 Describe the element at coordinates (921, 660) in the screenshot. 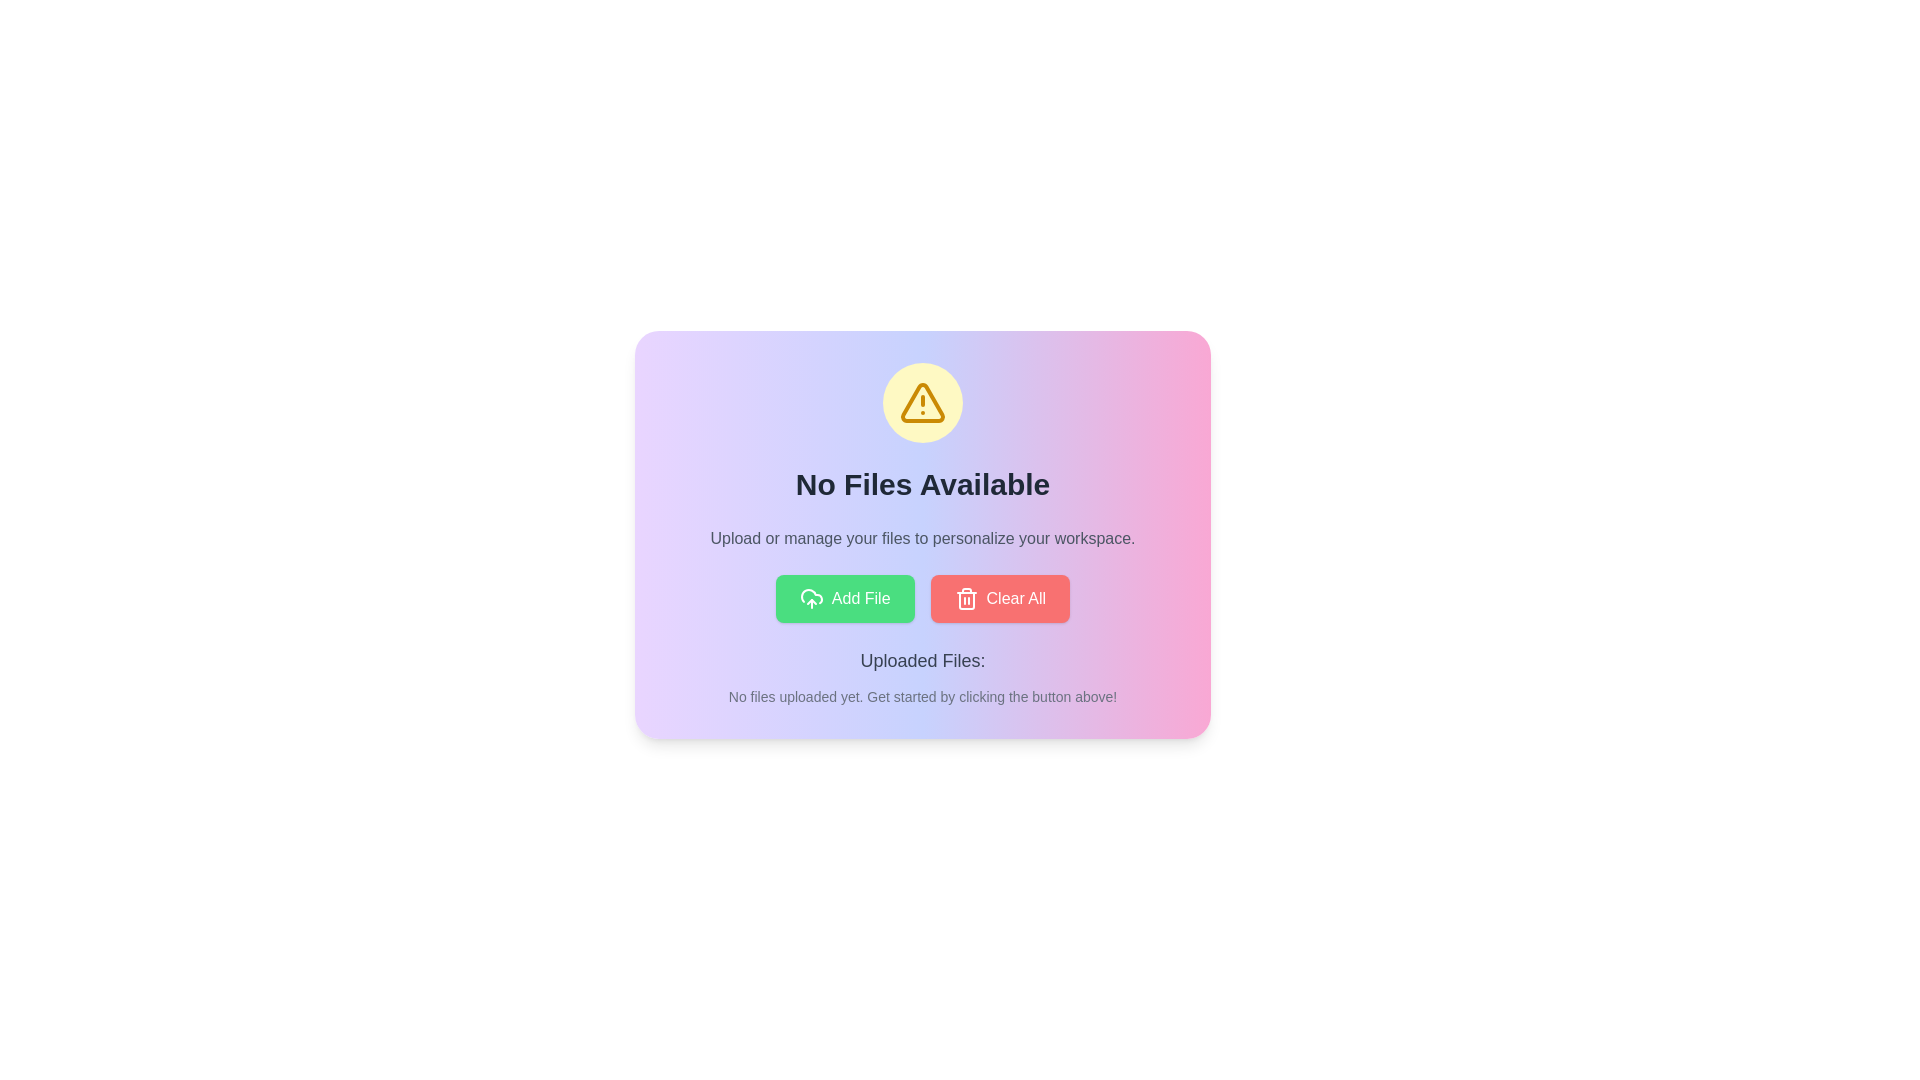

I see `the Text Label indicating the section for uploaded files, which displays the text 'Uploaded Files: No files uploaded yet.'` at that location.